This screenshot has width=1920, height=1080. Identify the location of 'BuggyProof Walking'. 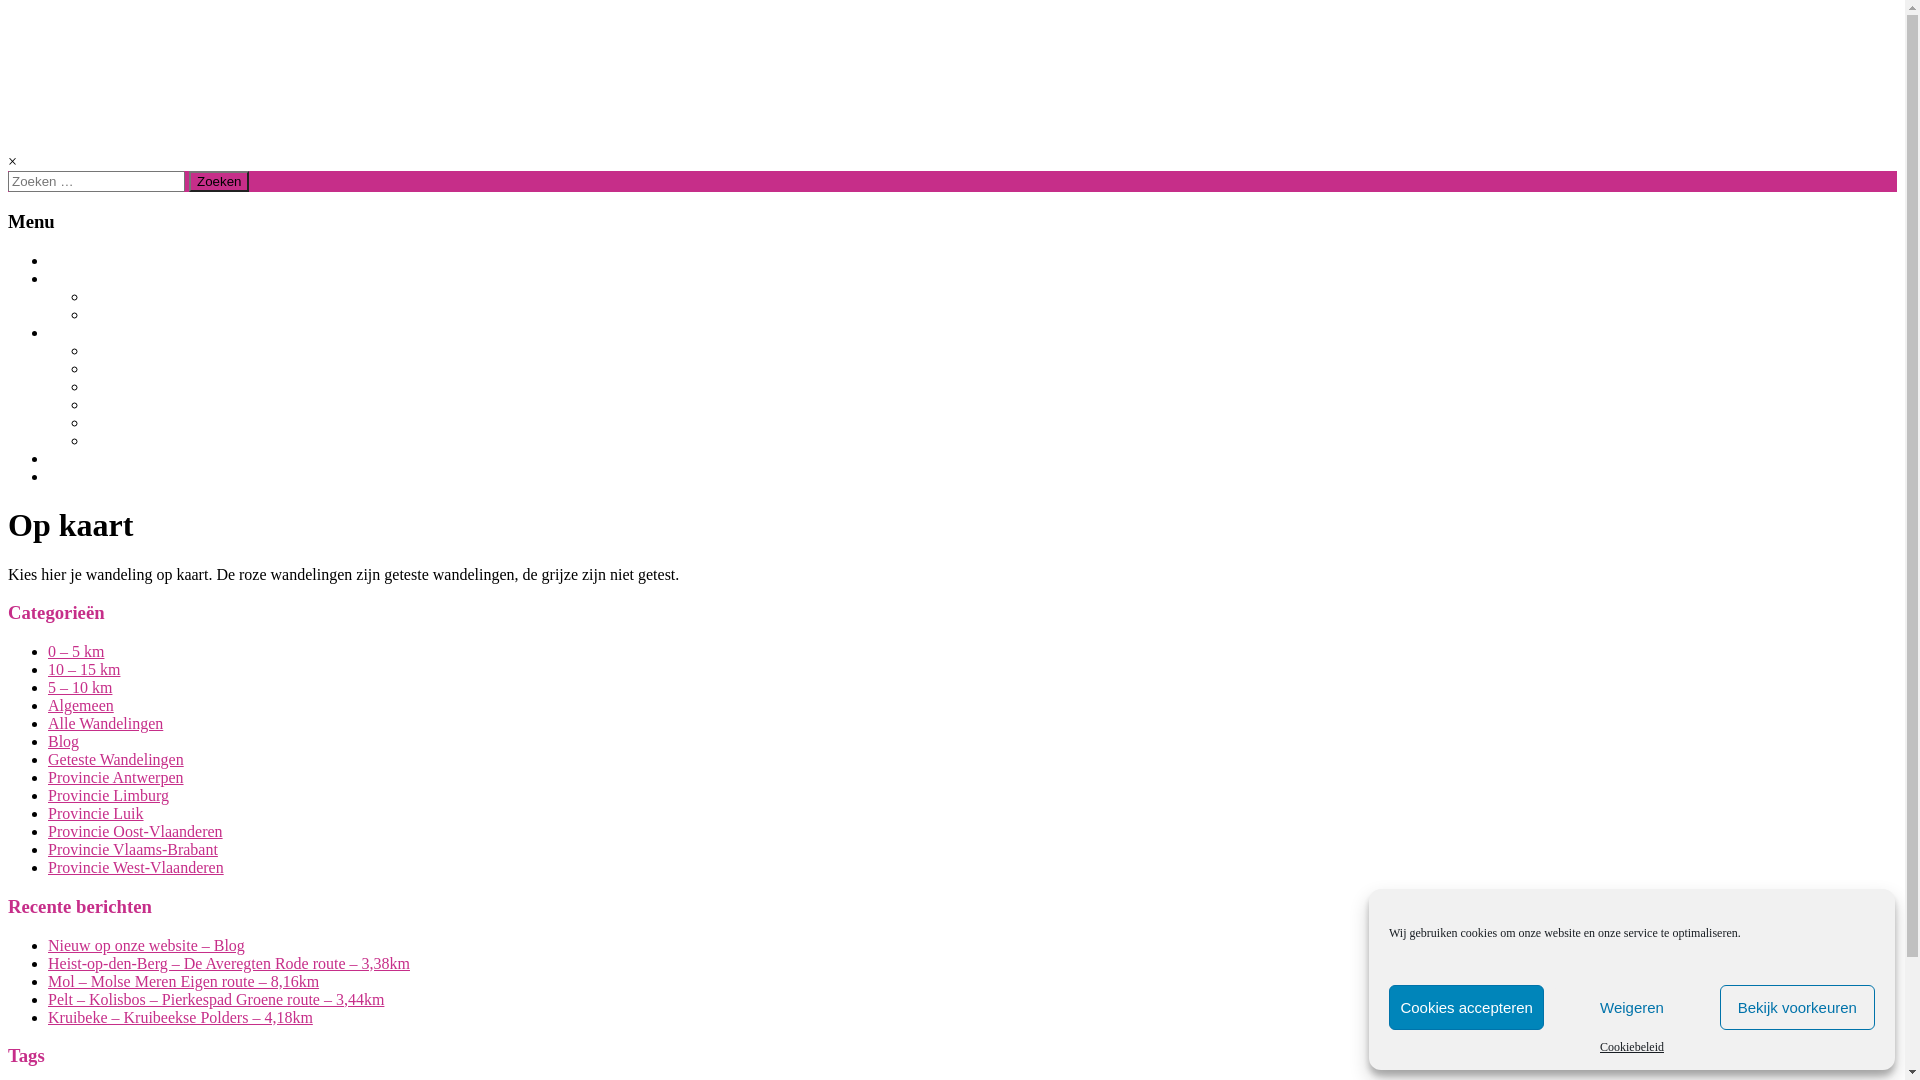
(224, 66).